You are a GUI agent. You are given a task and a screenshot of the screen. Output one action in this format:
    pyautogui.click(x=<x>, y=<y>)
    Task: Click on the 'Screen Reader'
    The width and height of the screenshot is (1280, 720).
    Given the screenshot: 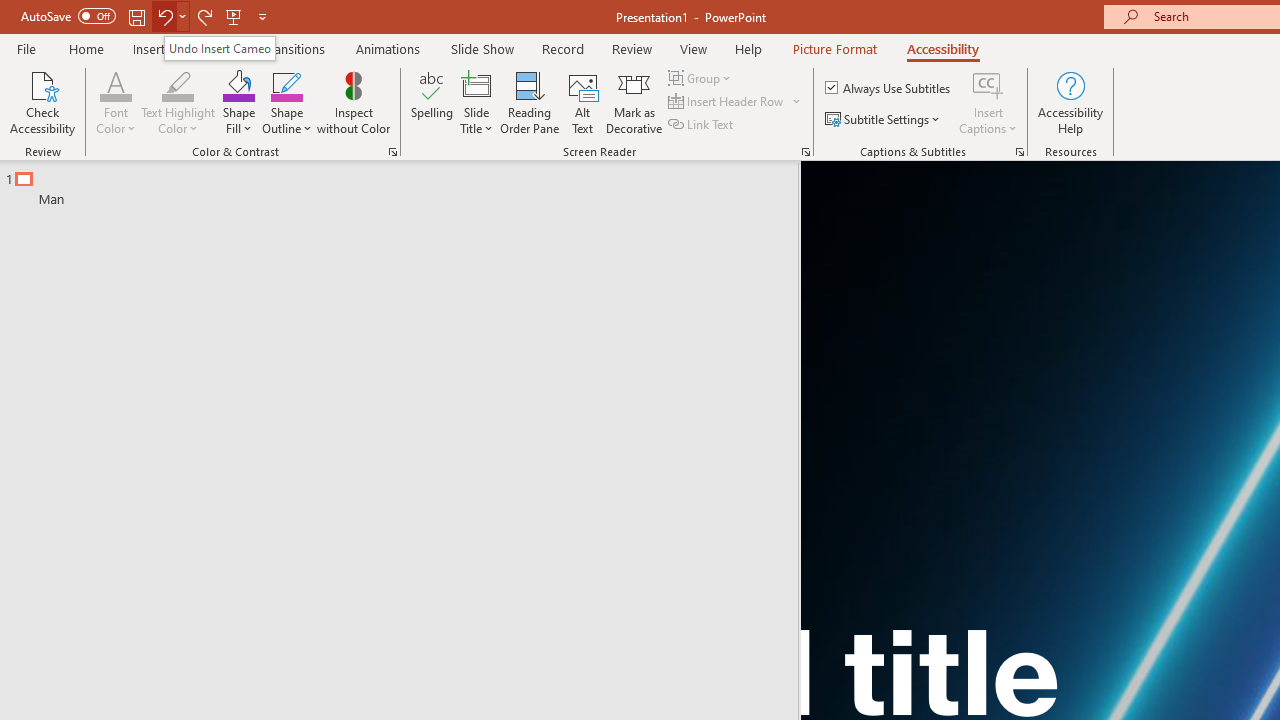 What is the action you would take?
    pyautogui.click(x=805, y=150)
    